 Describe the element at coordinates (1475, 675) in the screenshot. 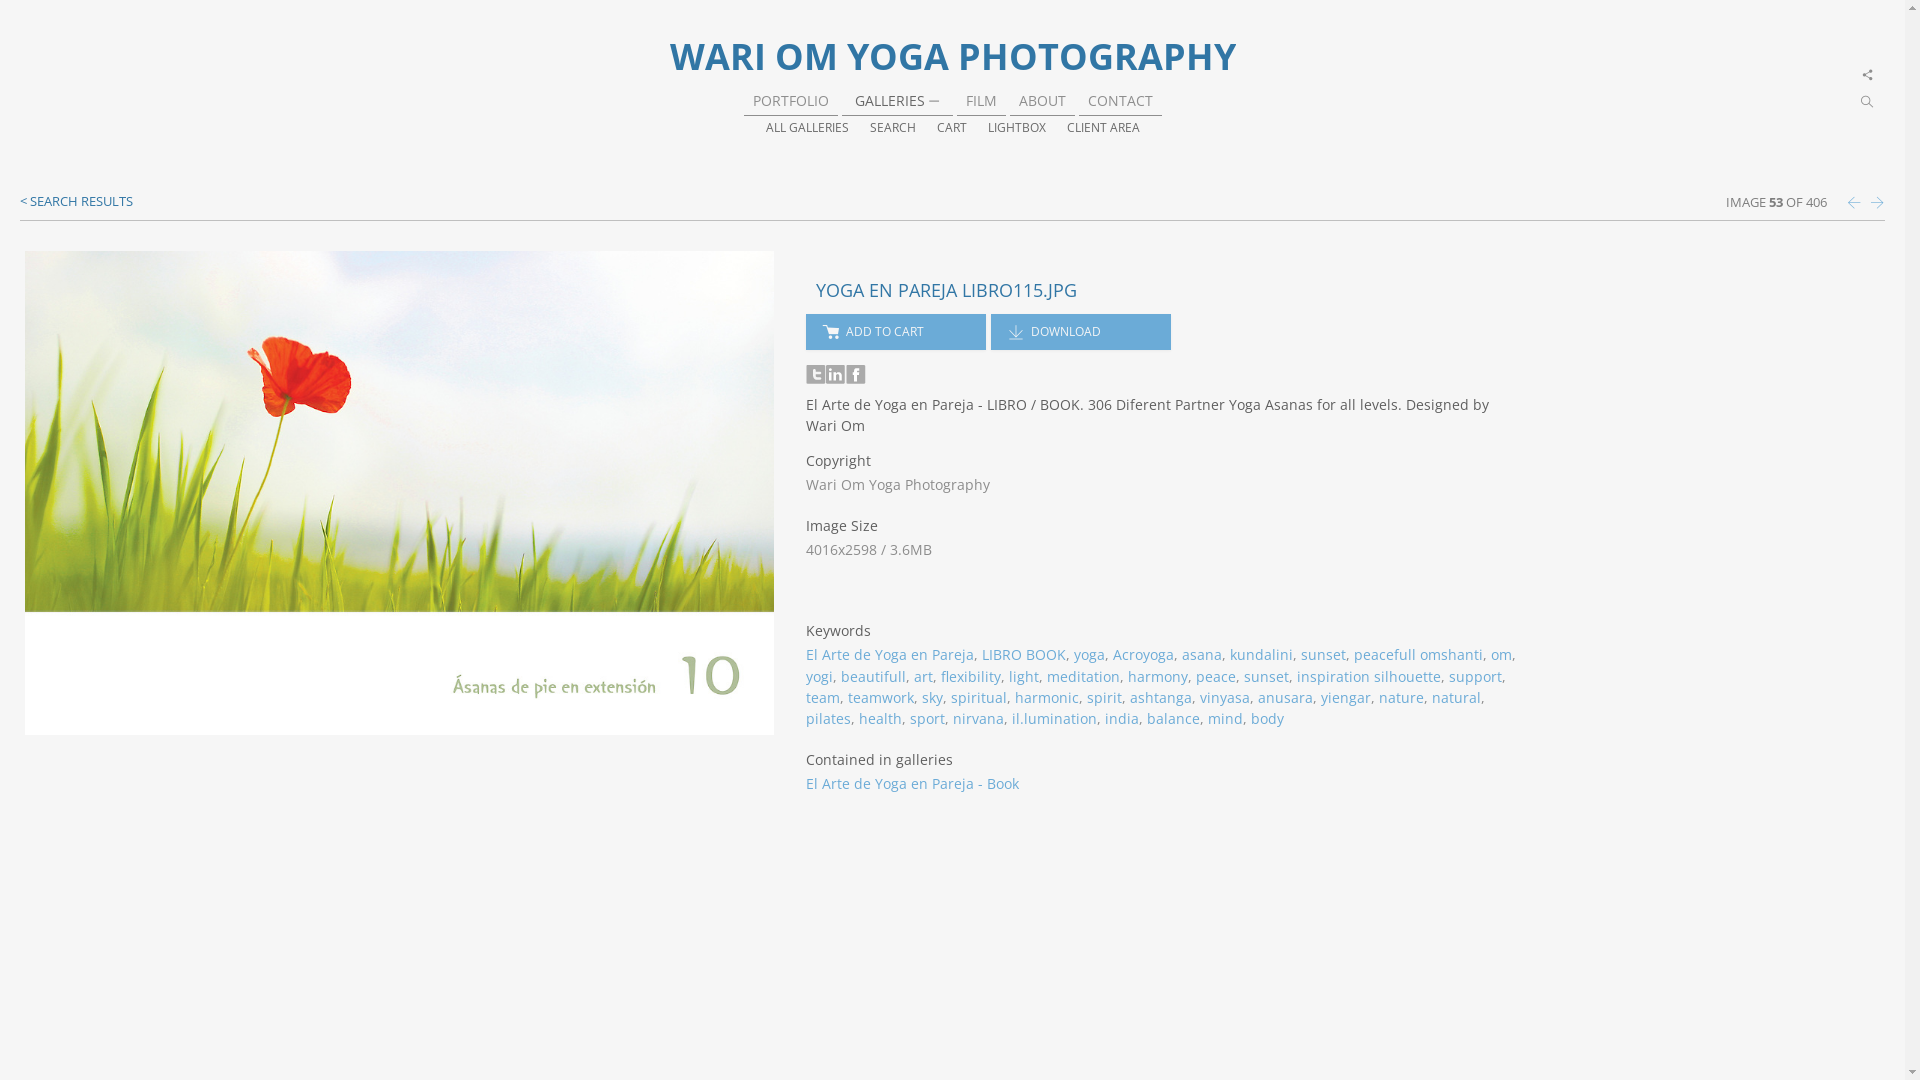

I see `'support'` at that location.